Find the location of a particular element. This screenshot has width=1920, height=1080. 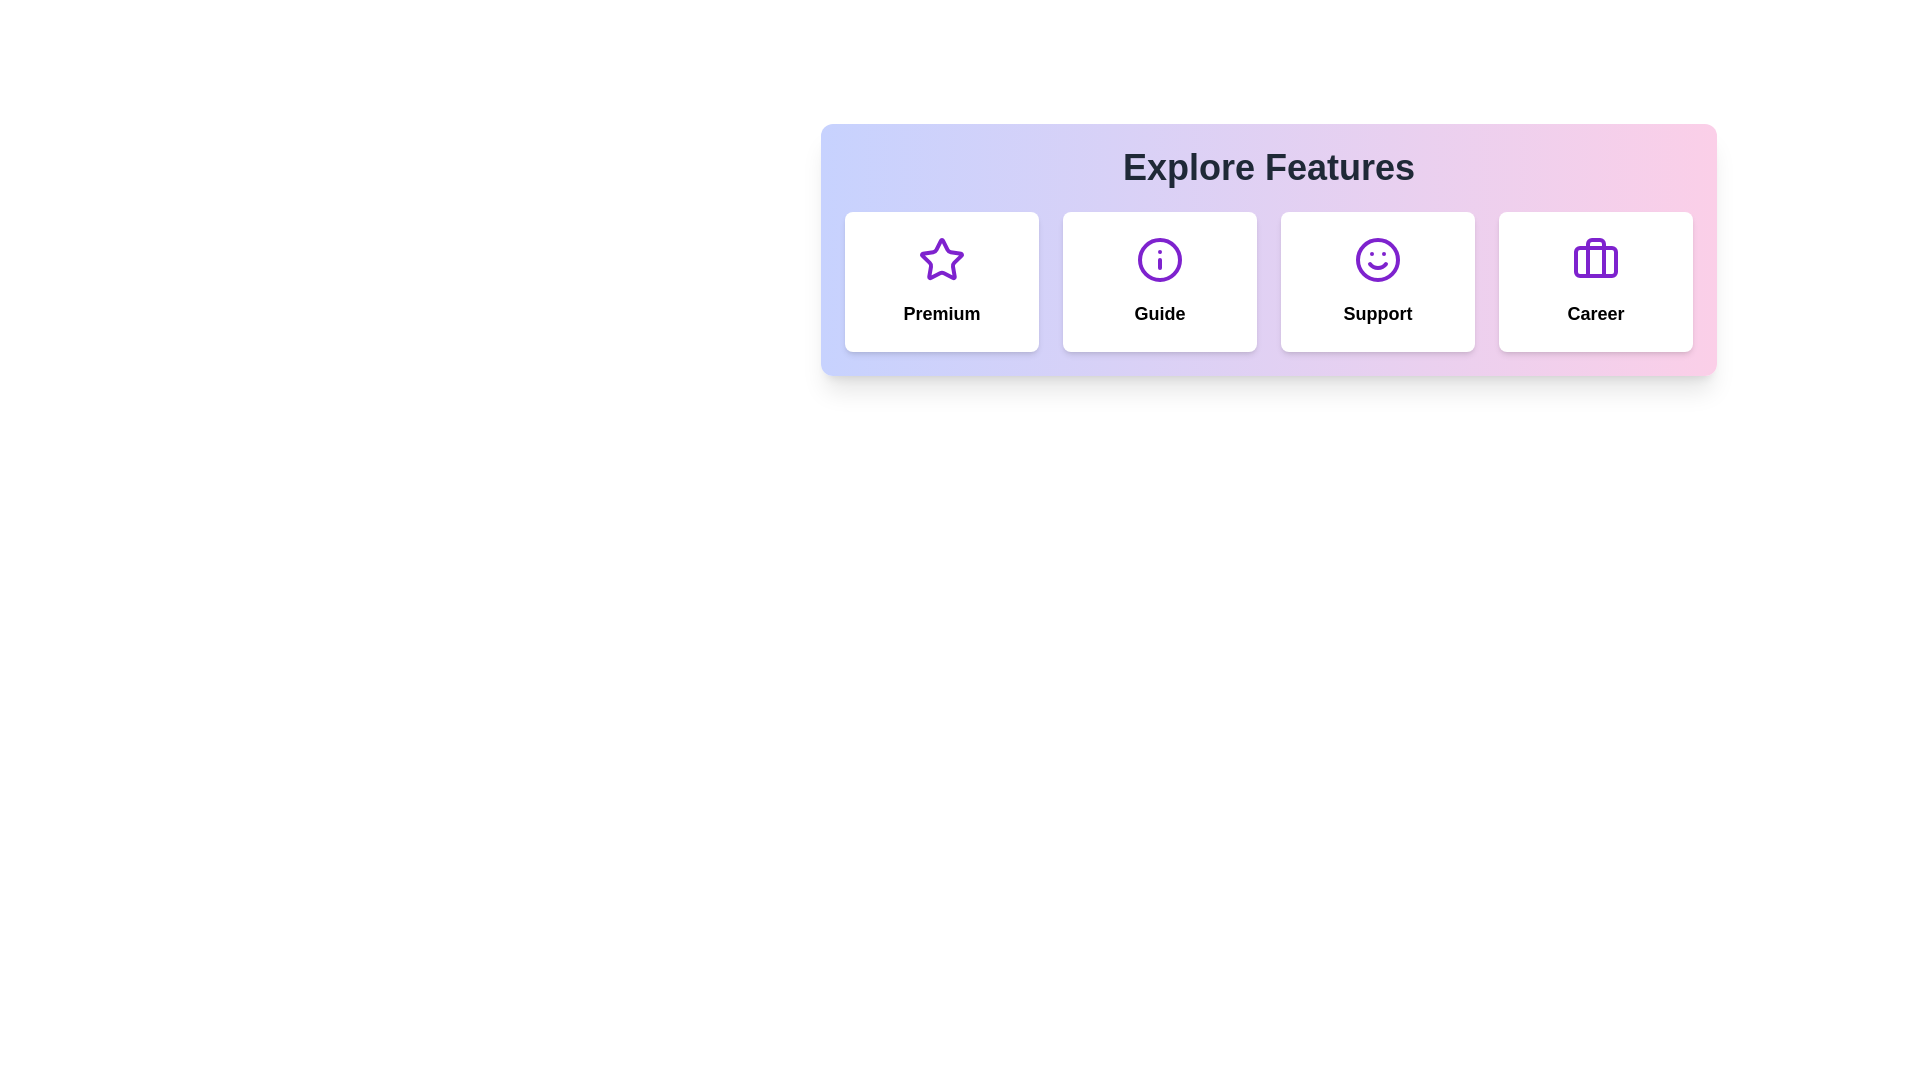

the premium feature star icon located in the first card under the 'Explore Features' heading is located at coordinates (940, 258).